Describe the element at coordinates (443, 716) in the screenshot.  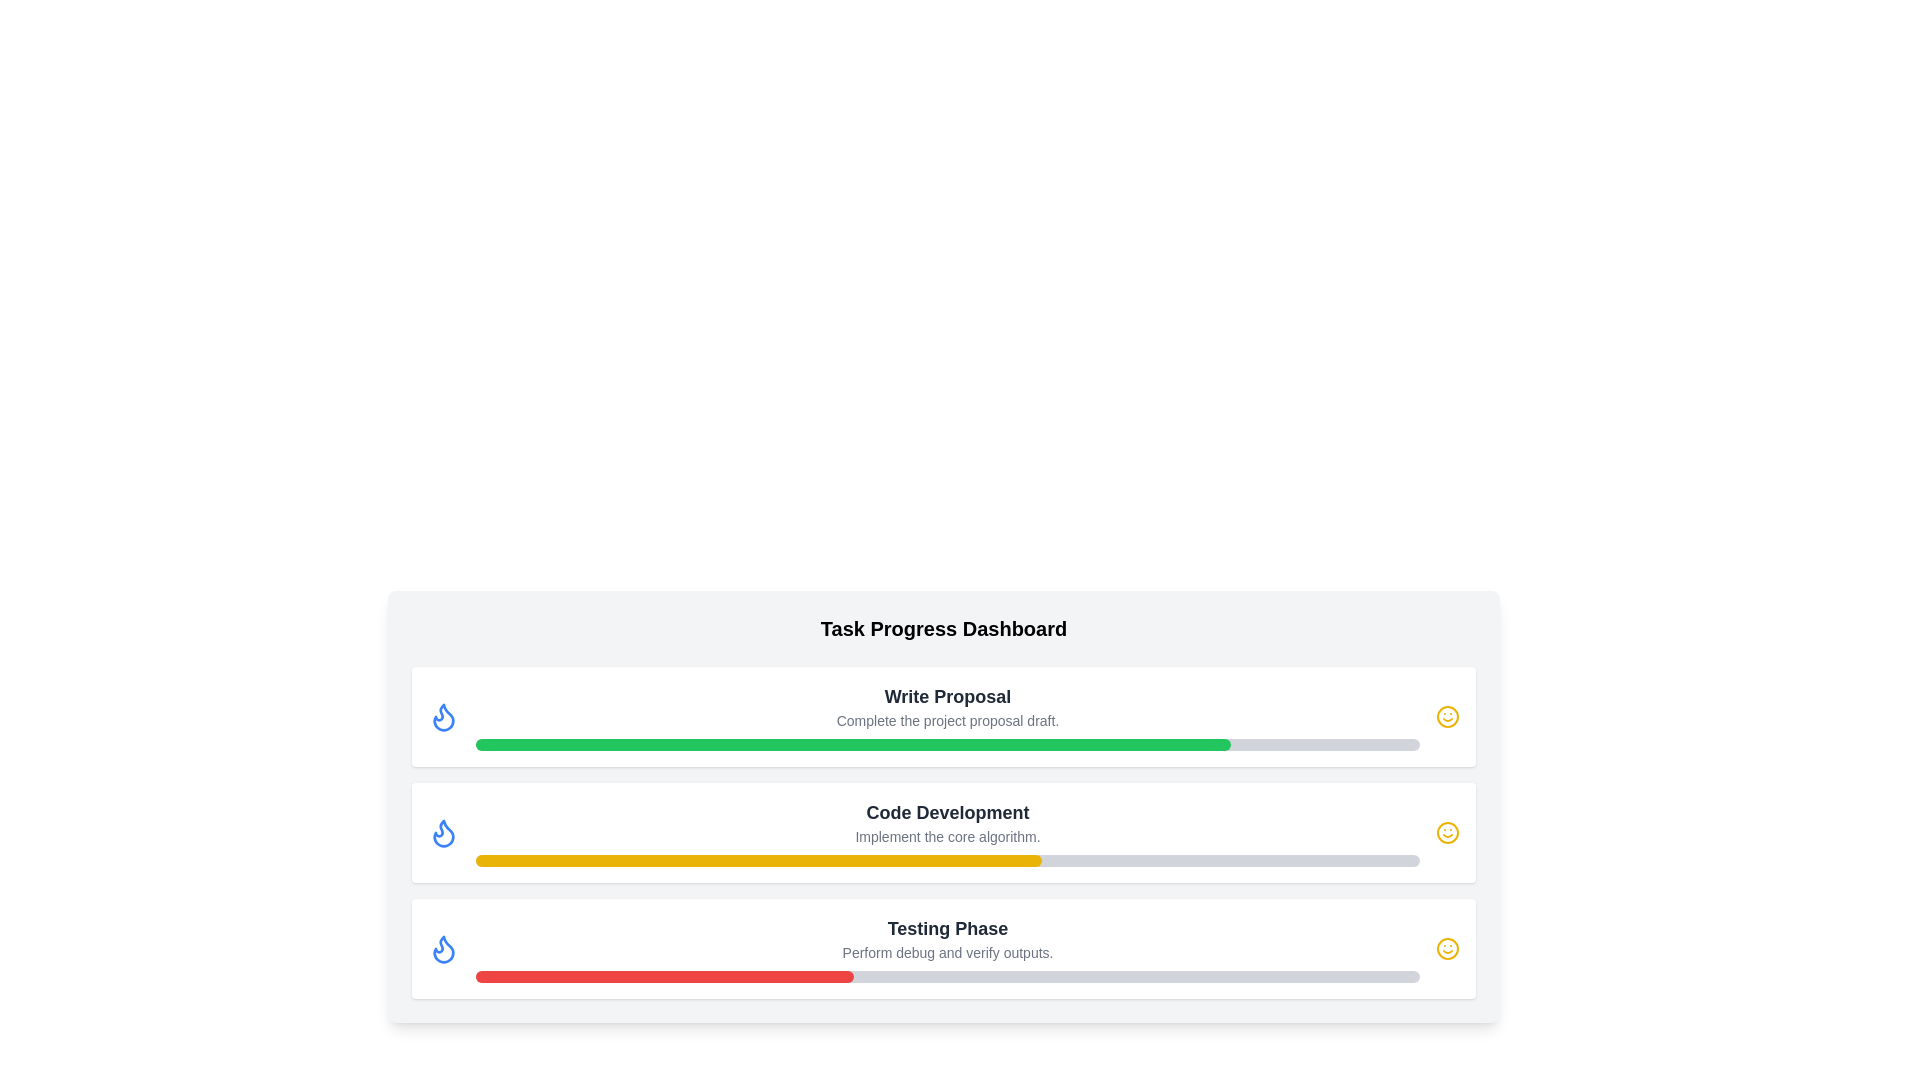
I see `the blue flame icon located in the top-left corner of the 'Write Proposal' card` at that location.